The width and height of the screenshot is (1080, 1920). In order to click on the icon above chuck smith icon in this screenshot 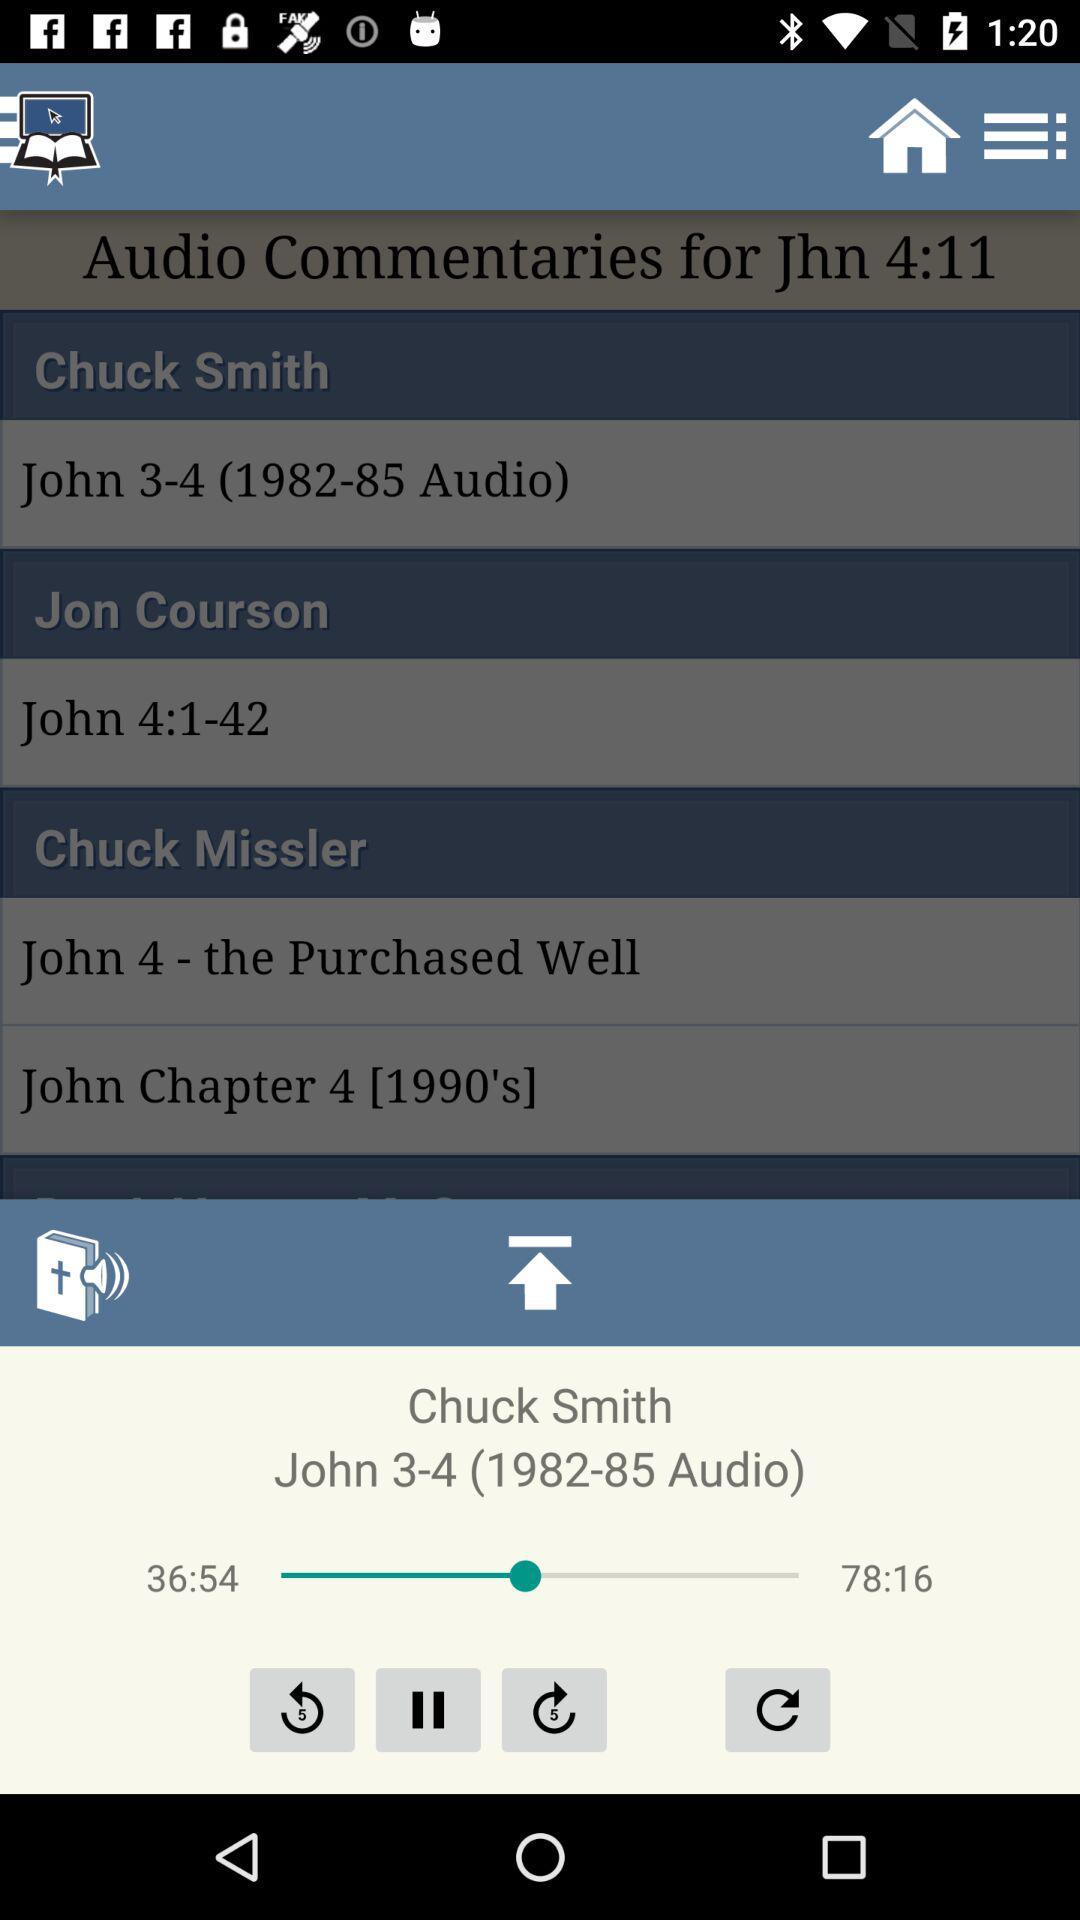, I will do `click(540, 1271)`.